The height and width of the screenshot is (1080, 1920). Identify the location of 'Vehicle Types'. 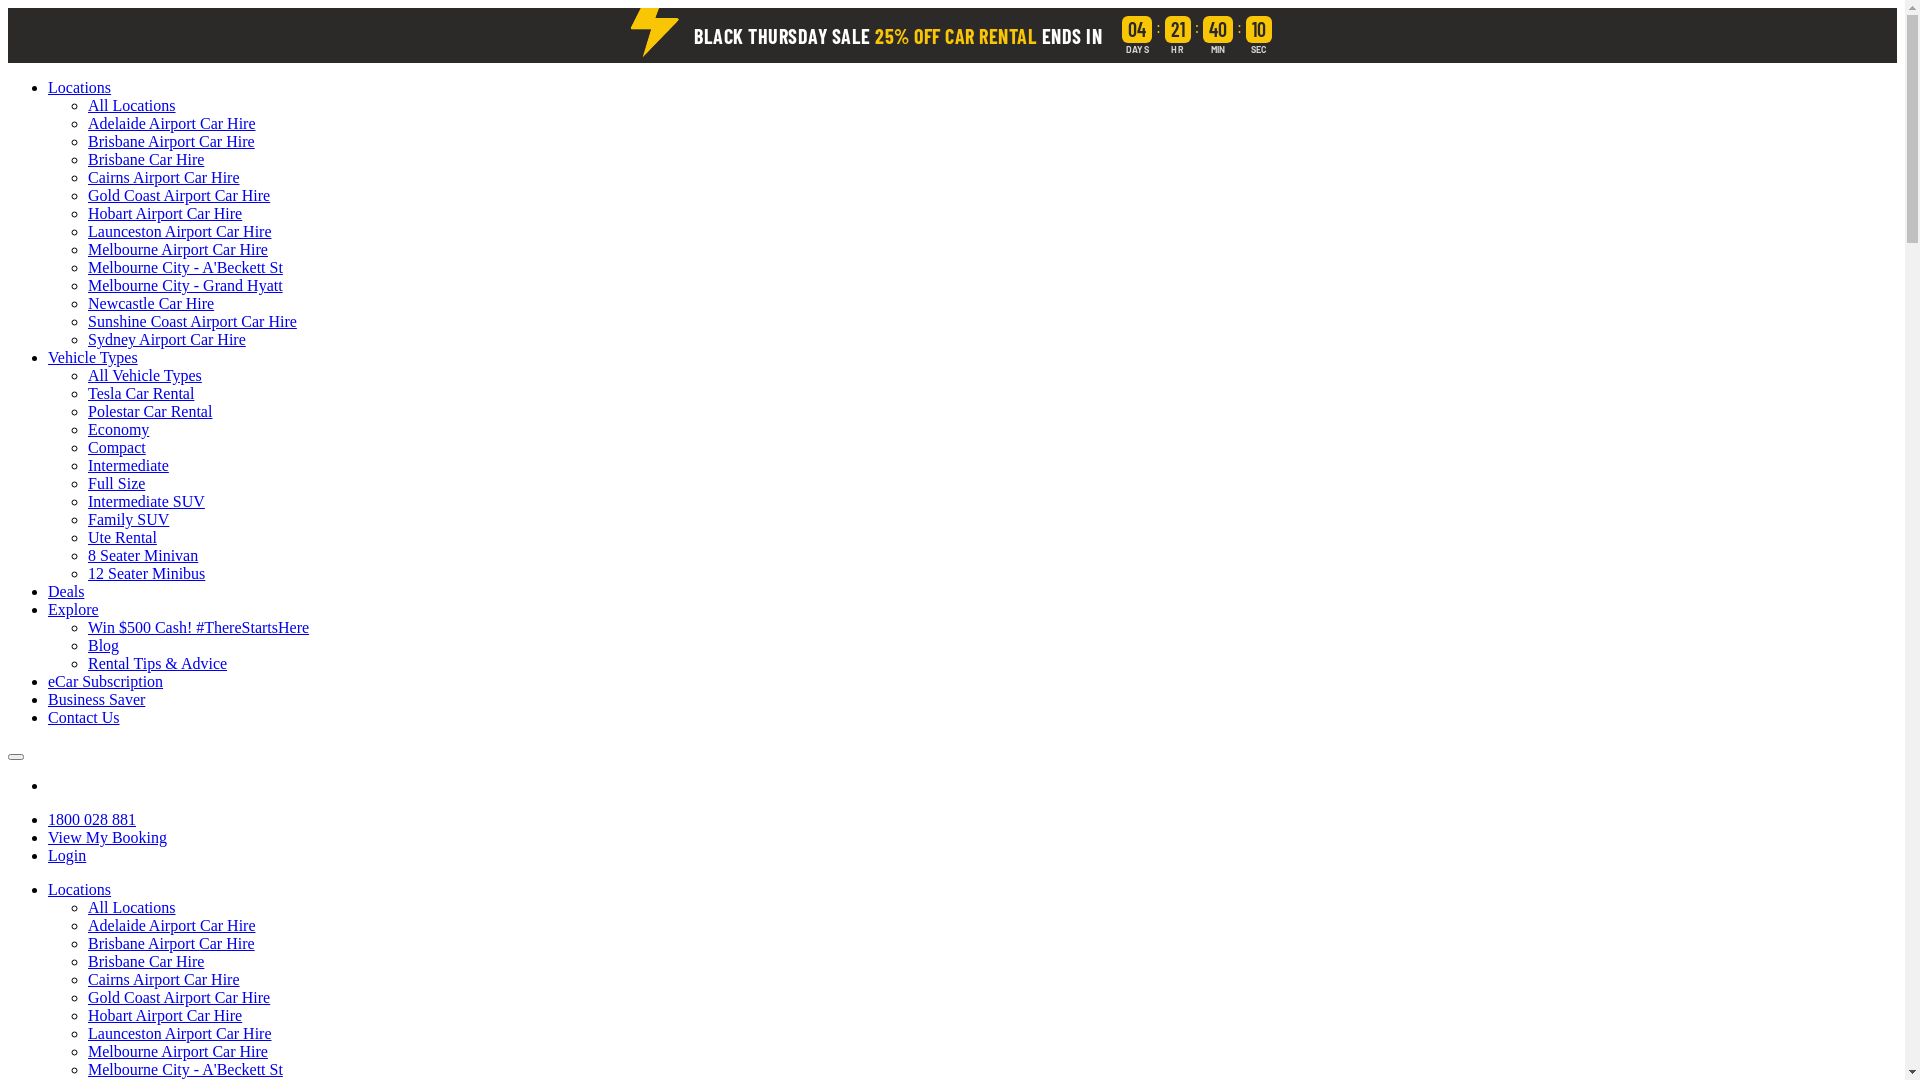
(91, 356).